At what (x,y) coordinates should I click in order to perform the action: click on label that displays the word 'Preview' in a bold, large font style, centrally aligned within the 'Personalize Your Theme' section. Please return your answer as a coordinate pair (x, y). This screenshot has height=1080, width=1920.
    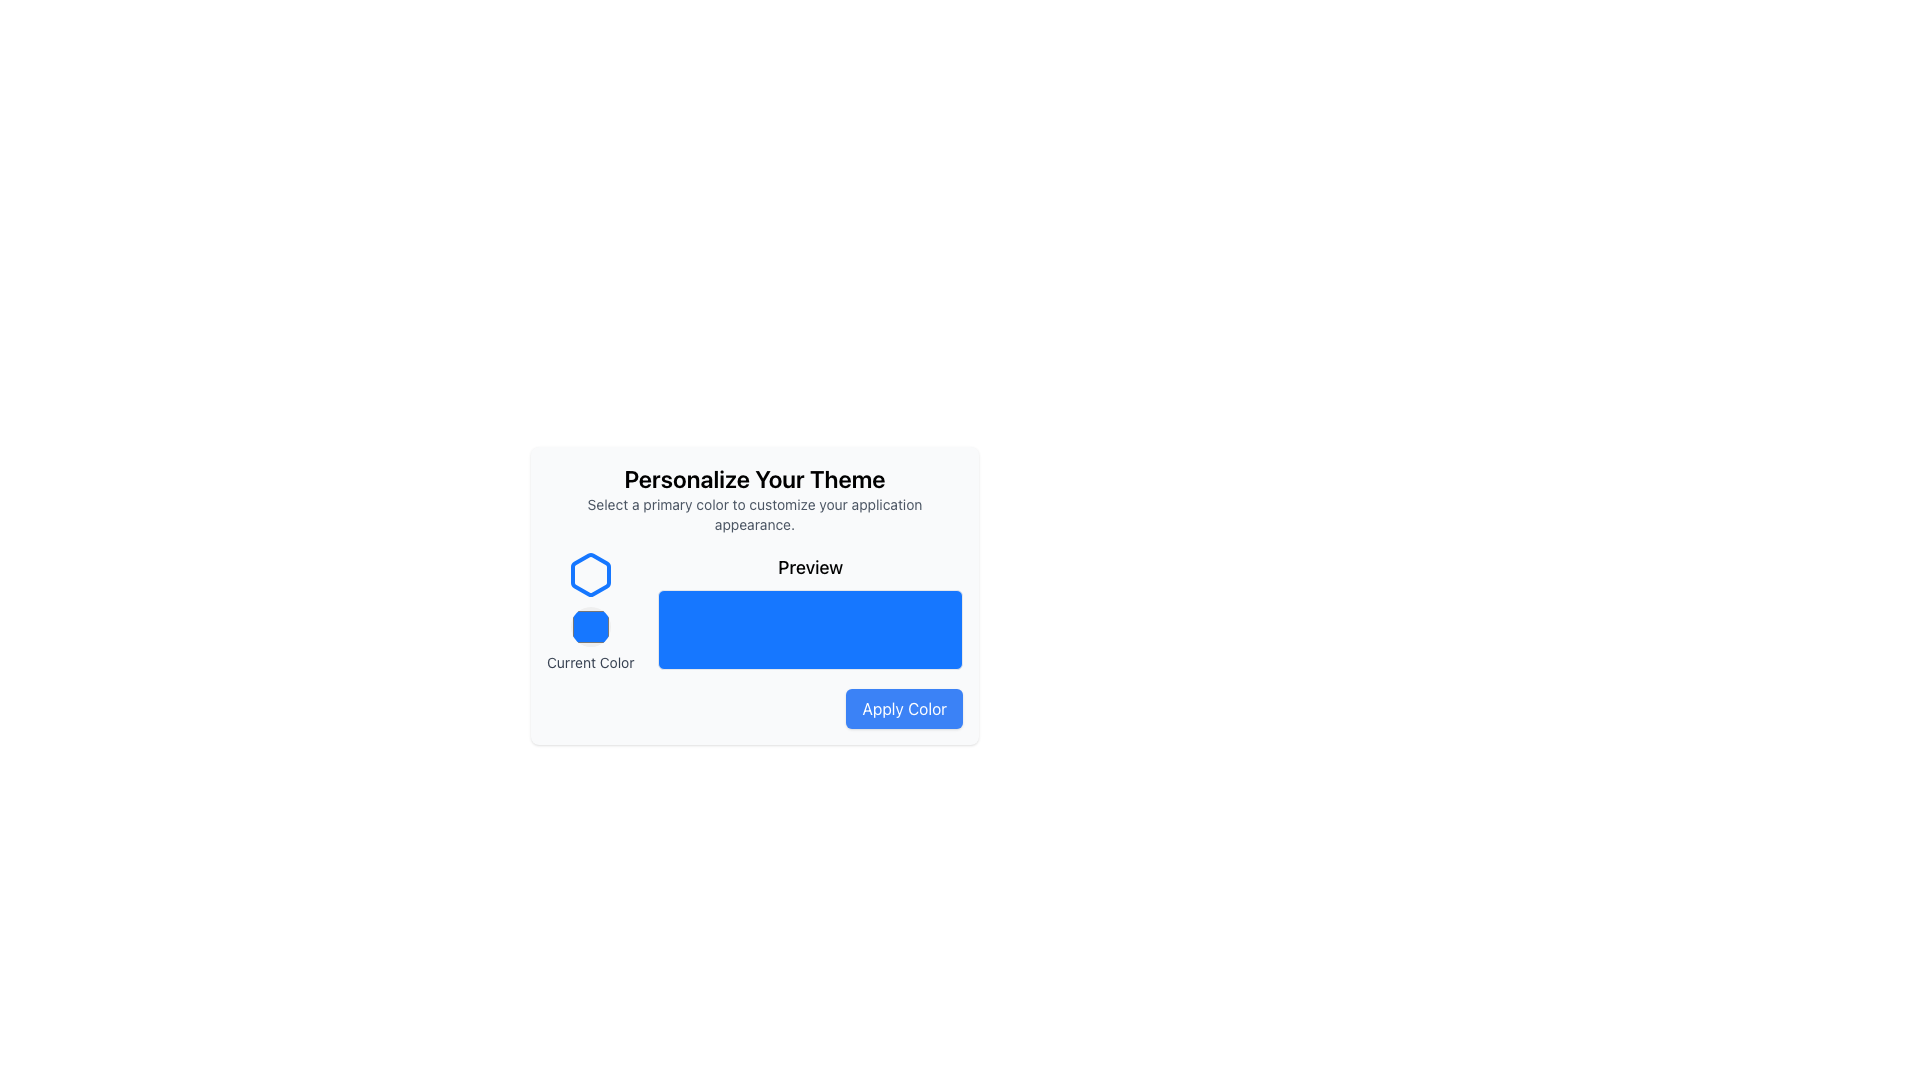
    Looking at the image, I should click on (810, 567).